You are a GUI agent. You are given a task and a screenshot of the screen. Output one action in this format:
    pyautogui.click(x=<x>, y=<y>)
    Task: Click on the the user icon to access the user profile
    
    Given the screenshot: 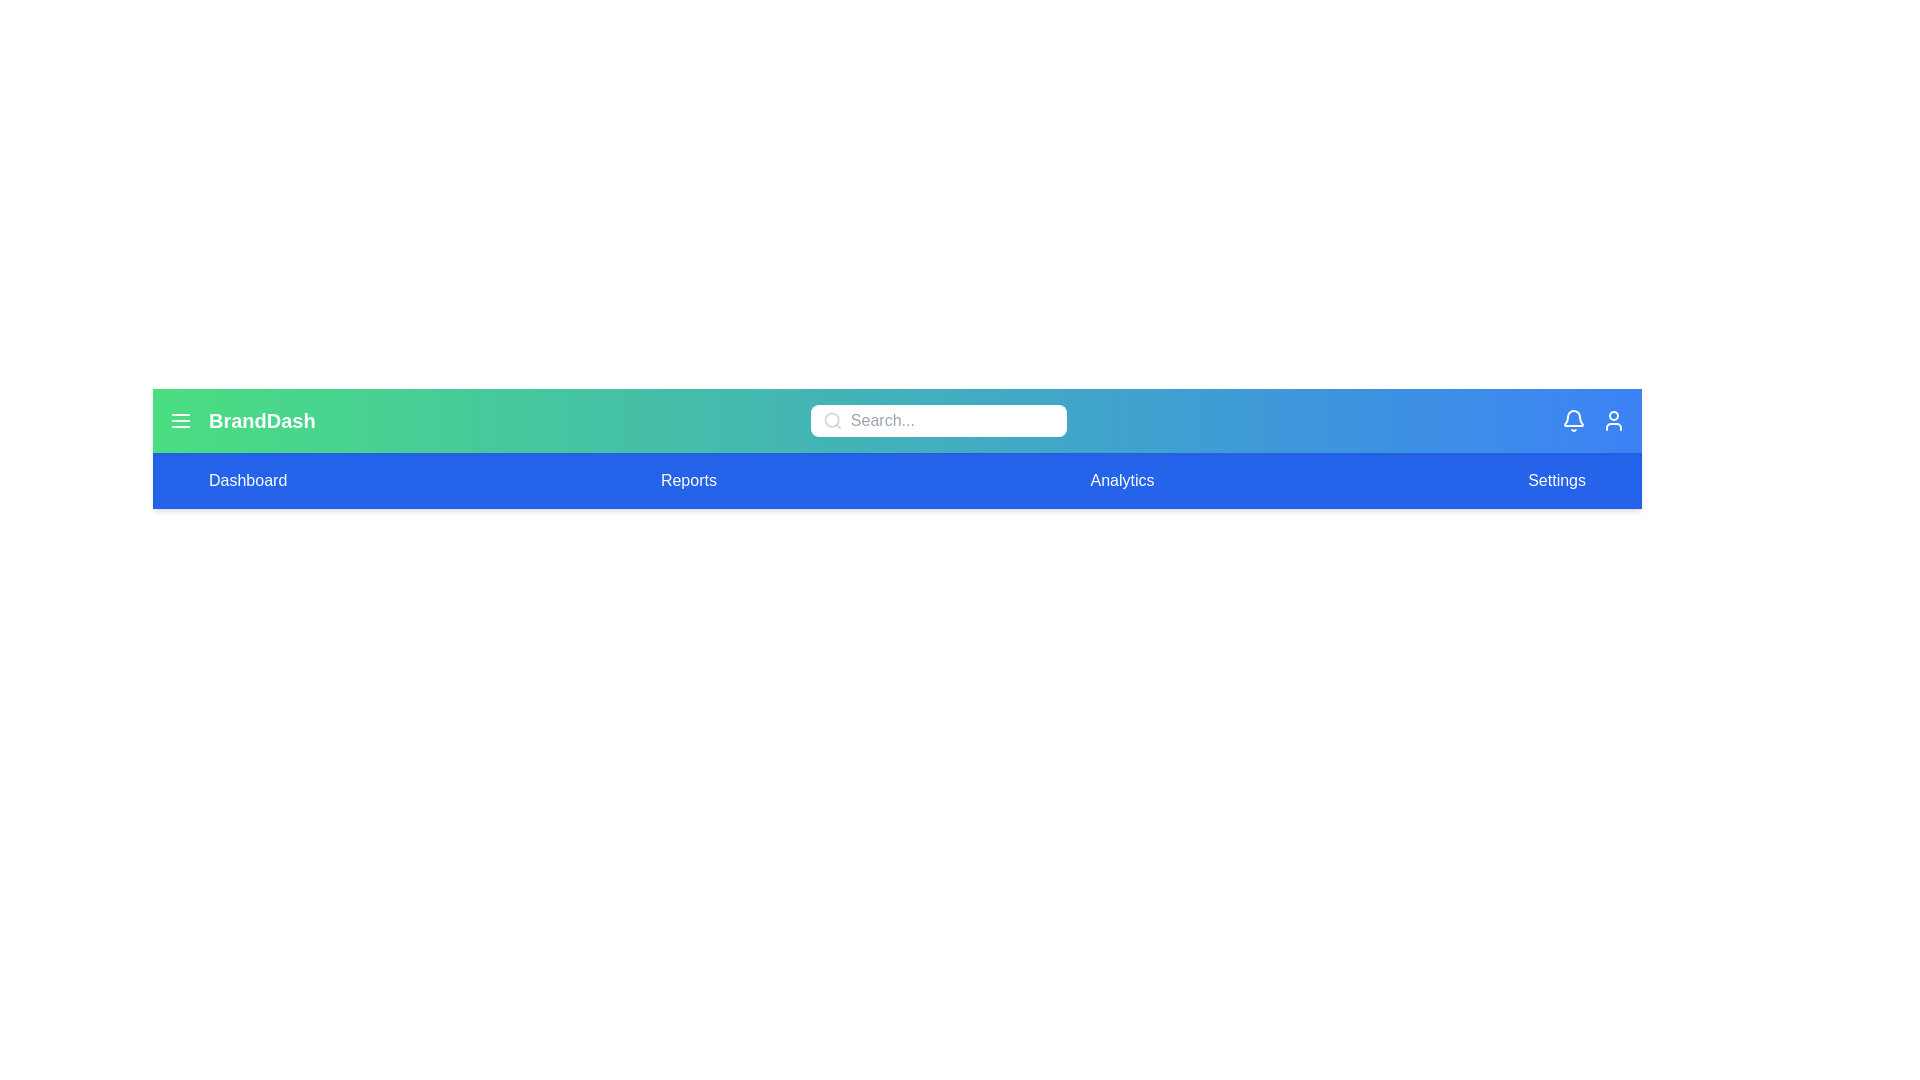 What is the action you would take?
    pyautogui.click(x=1613, y=419)
    